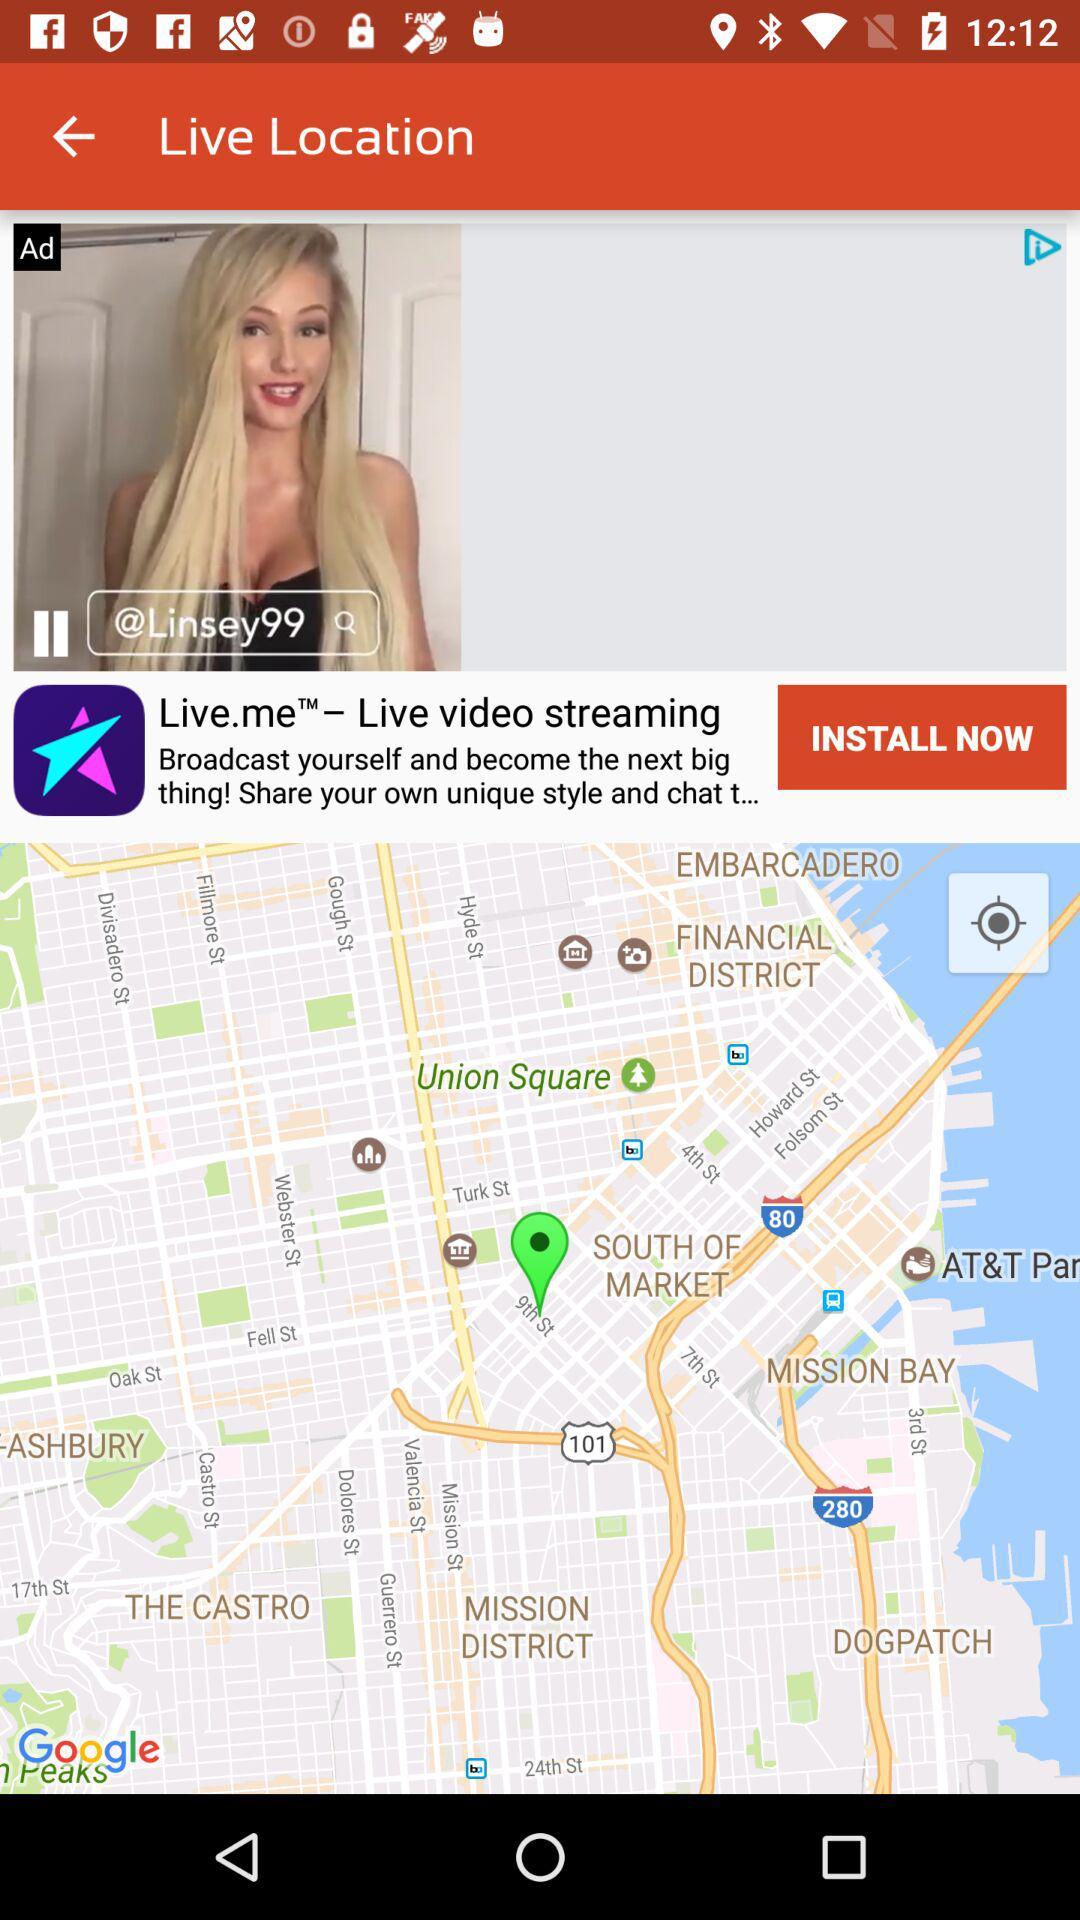  I want to click on item to the left of the live me live, so click(78, 749).